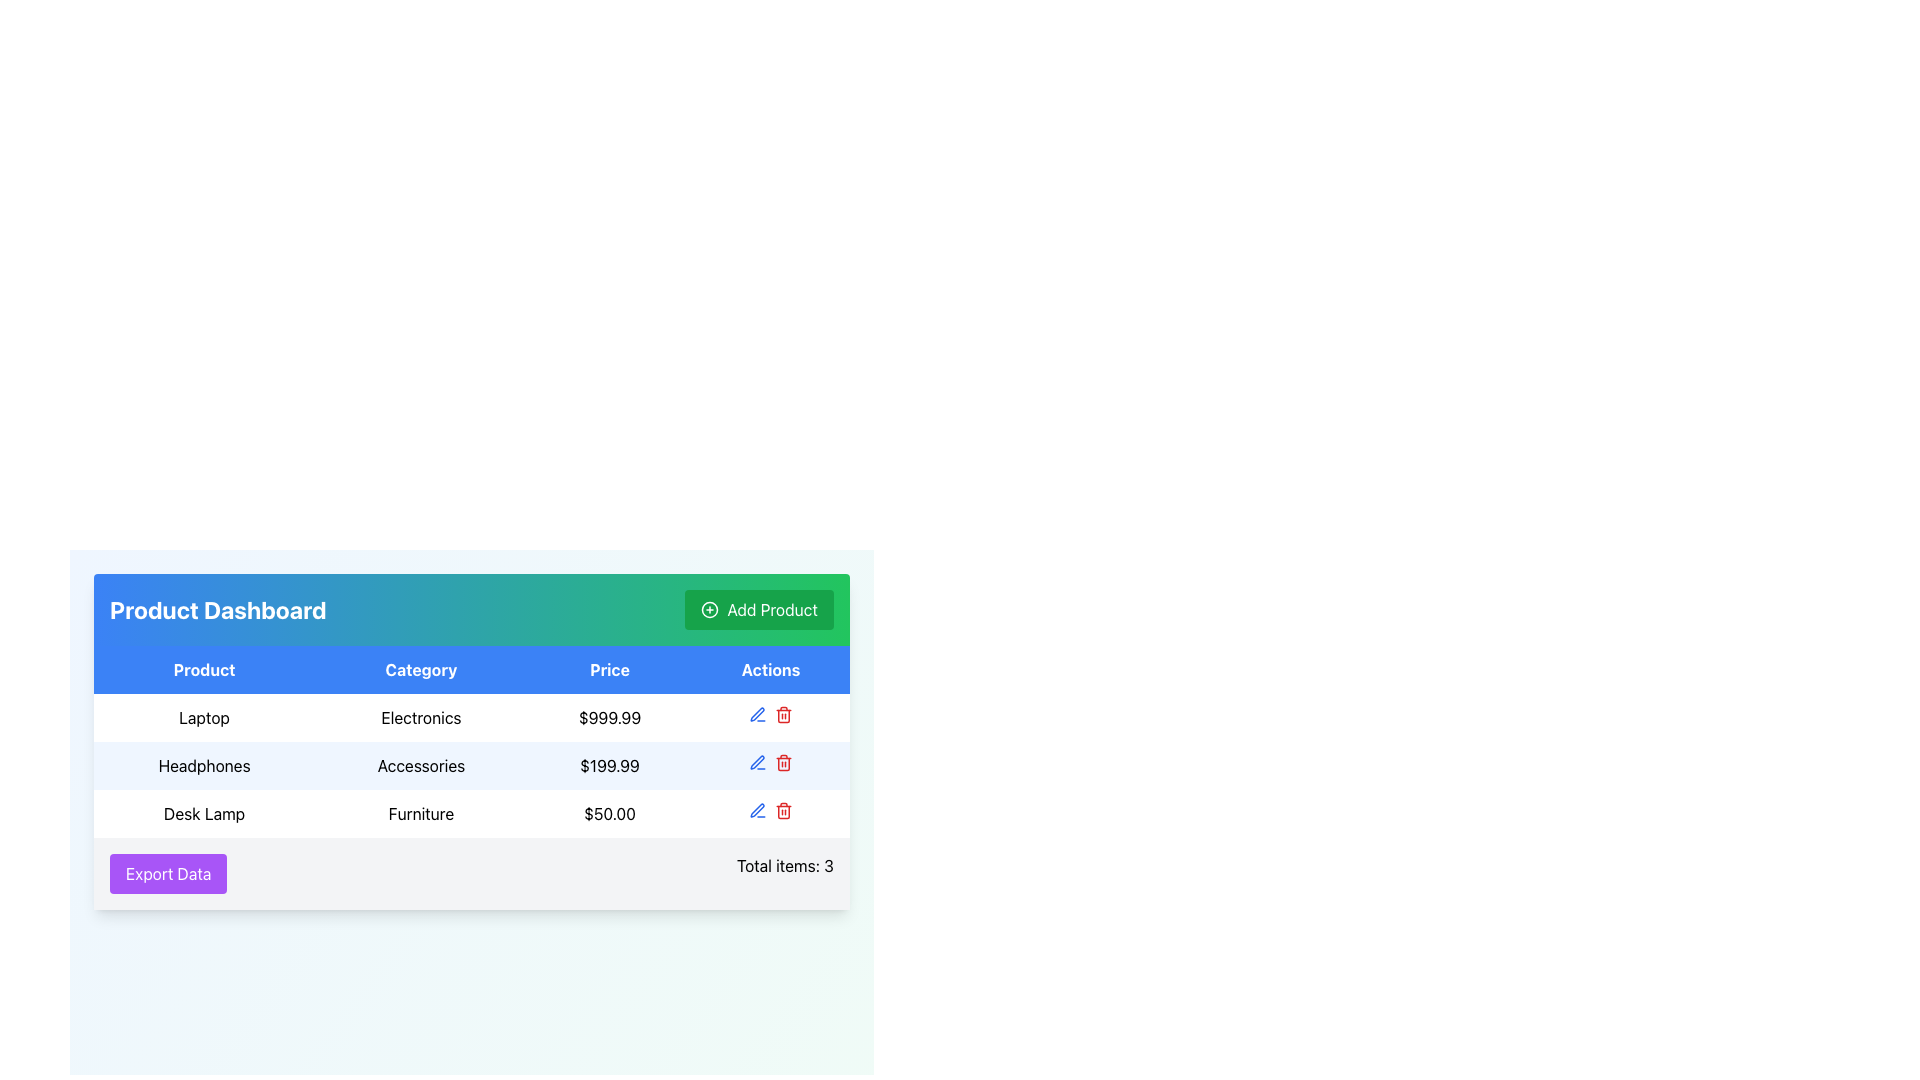 The image size is (1920, 1080). Describe the element at coordinates (710, 608) in the screenshot. I see `the SVG Circle representing the 'Add Product' functionality located at the center of the 'Add Product' button in the top-right corner of the table's header section` at that location.